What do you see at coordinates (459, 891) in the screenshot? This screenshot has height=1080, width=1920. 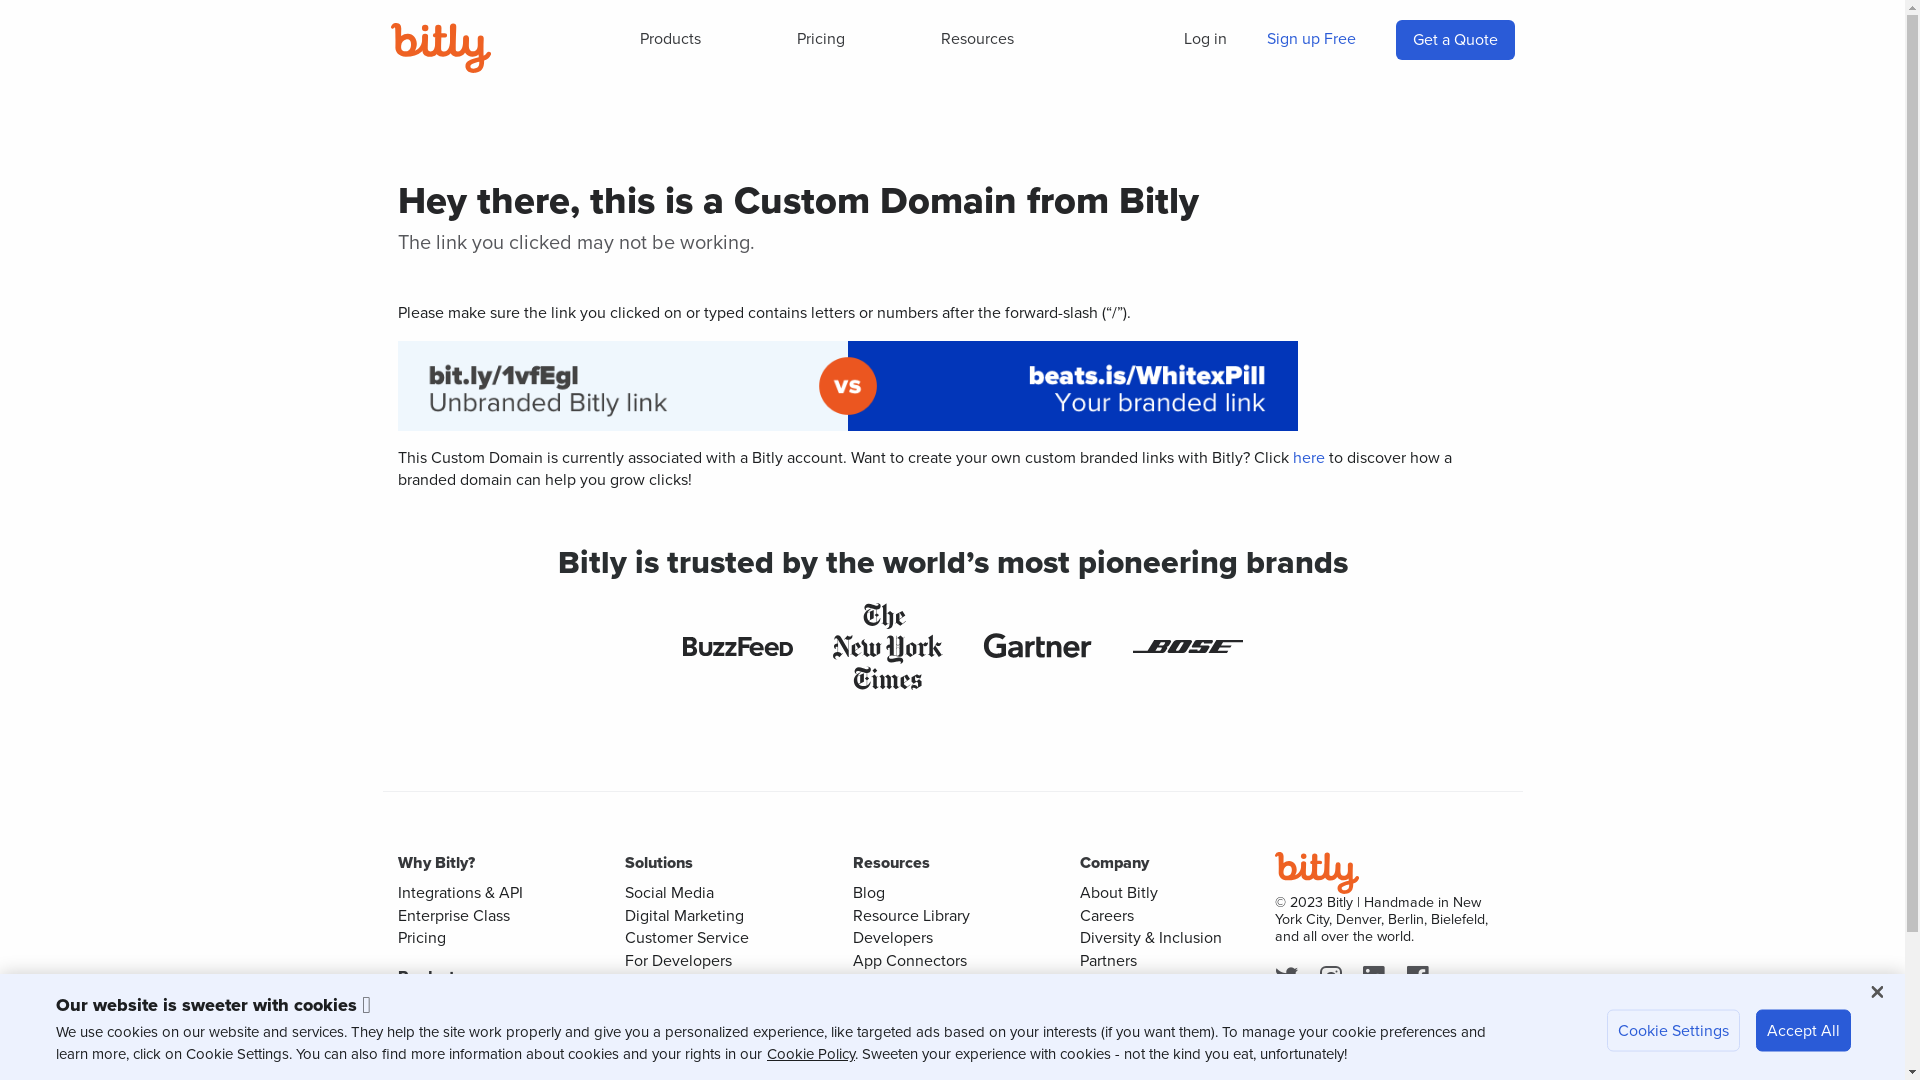 I see `'Integrations & API'` at bounding box center [459, 891].